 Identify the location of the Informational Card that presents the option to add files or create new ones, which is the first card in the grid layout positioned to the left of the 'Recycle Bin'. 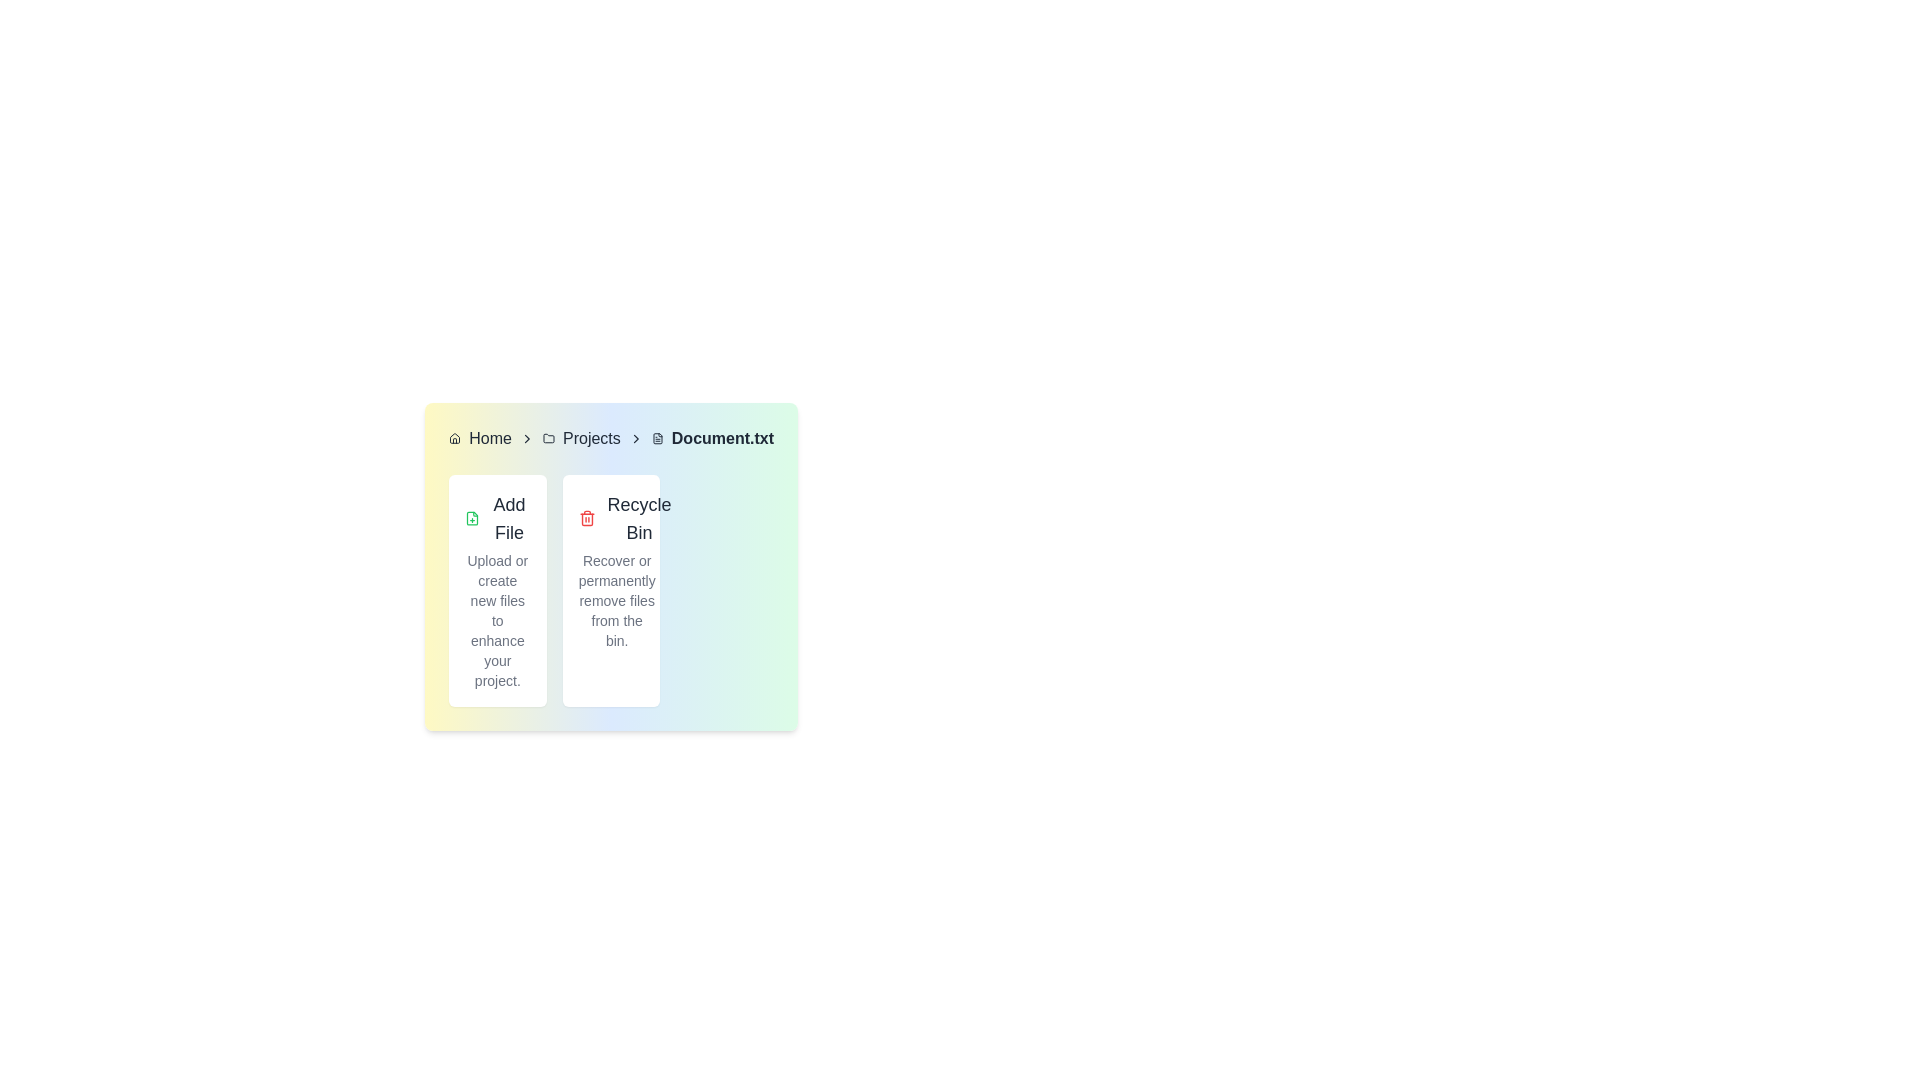
(497, 589).